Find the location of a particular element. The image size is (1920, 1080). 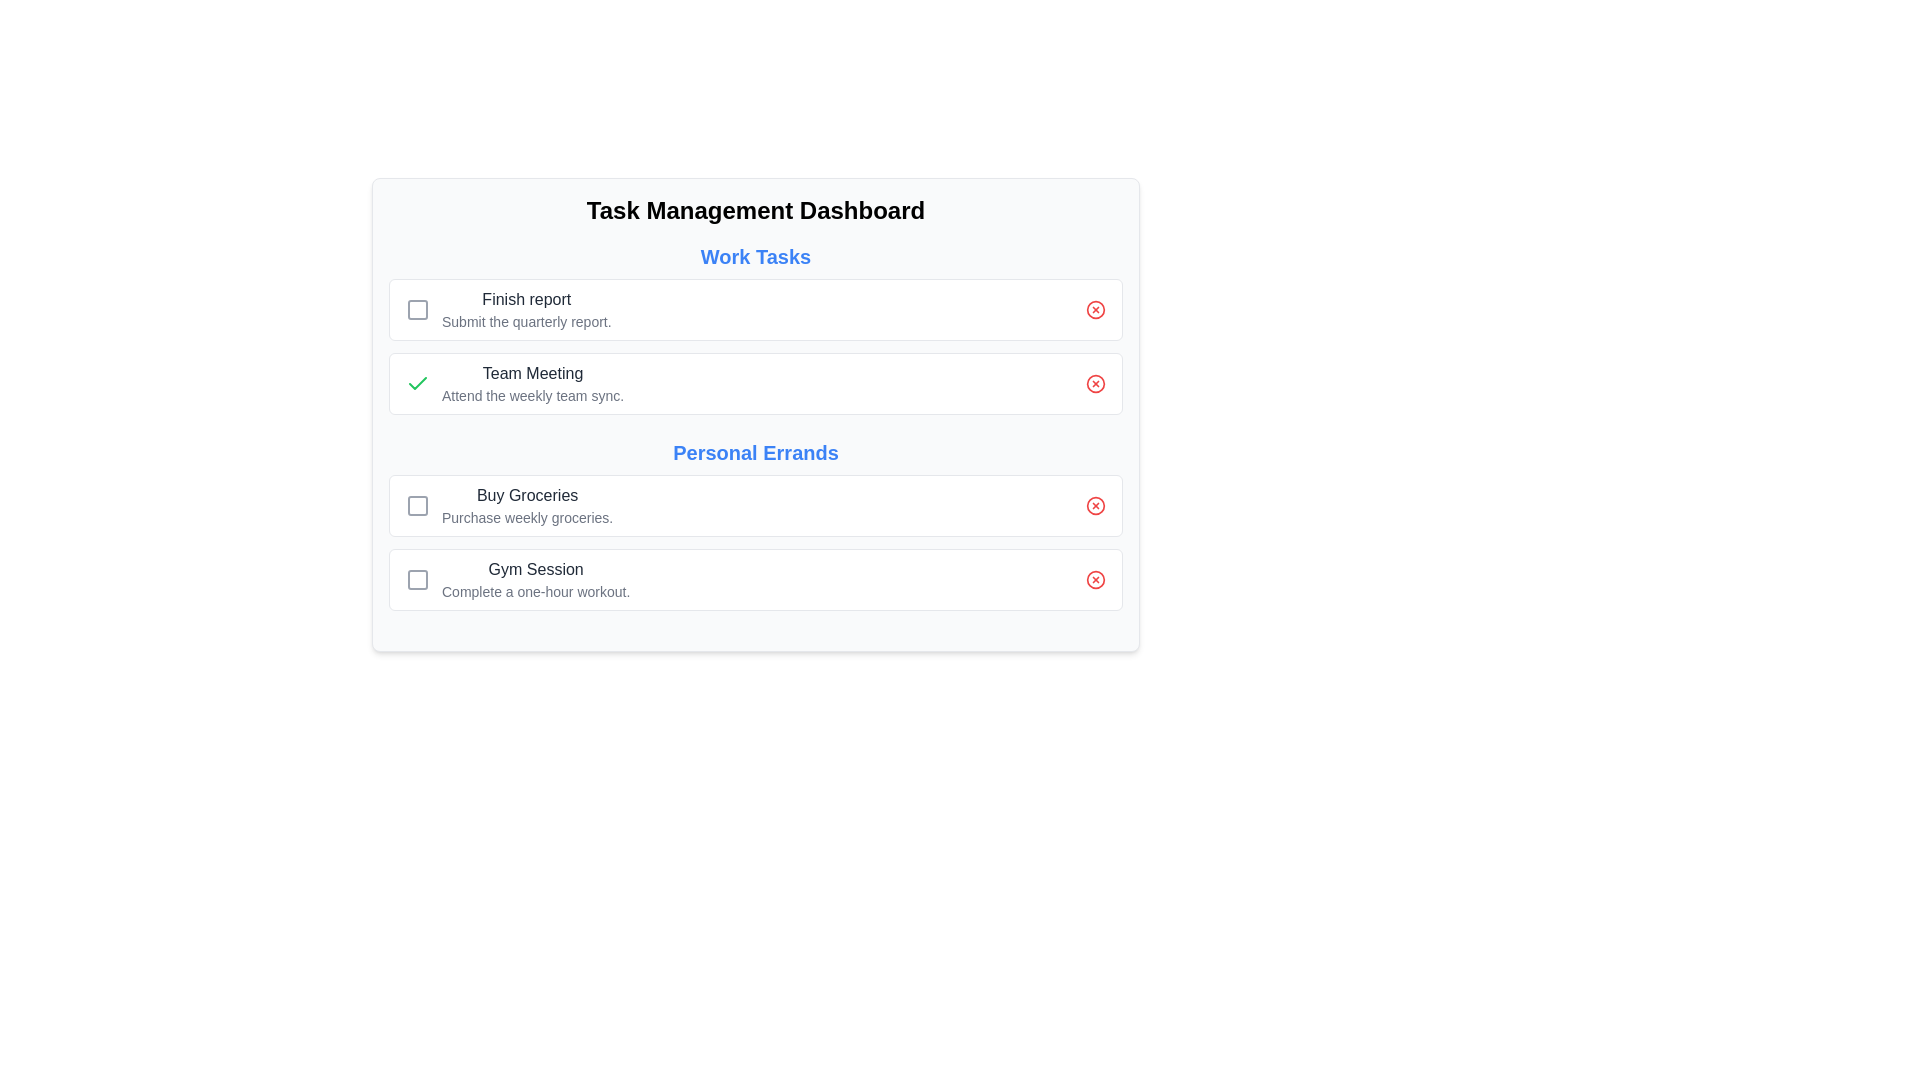

the 'Buy Groceries' checkbox to check or uncheck the box is located at coordinates (416, 504).